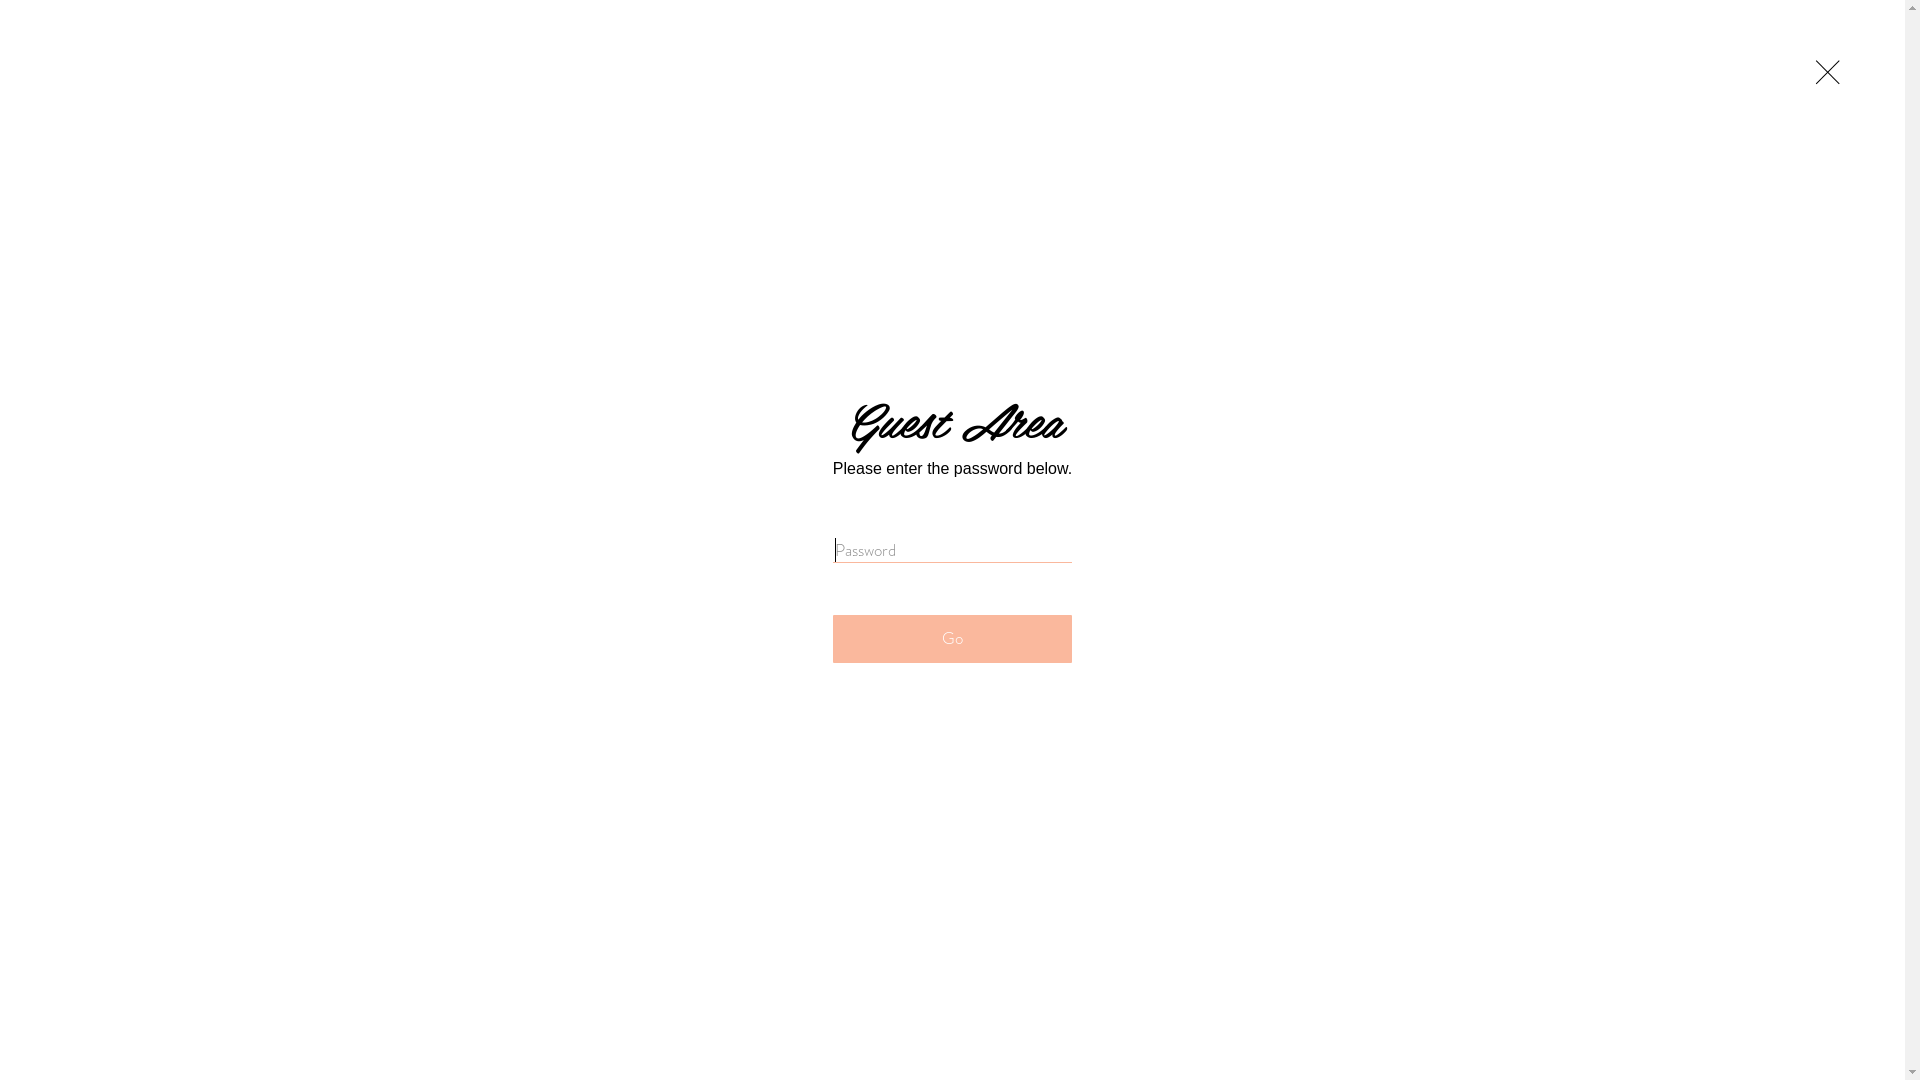 The image size is (1920, 1080). Describe the element at coordinates (951, 639) in the screenshot. I see `'Go'` at that location.